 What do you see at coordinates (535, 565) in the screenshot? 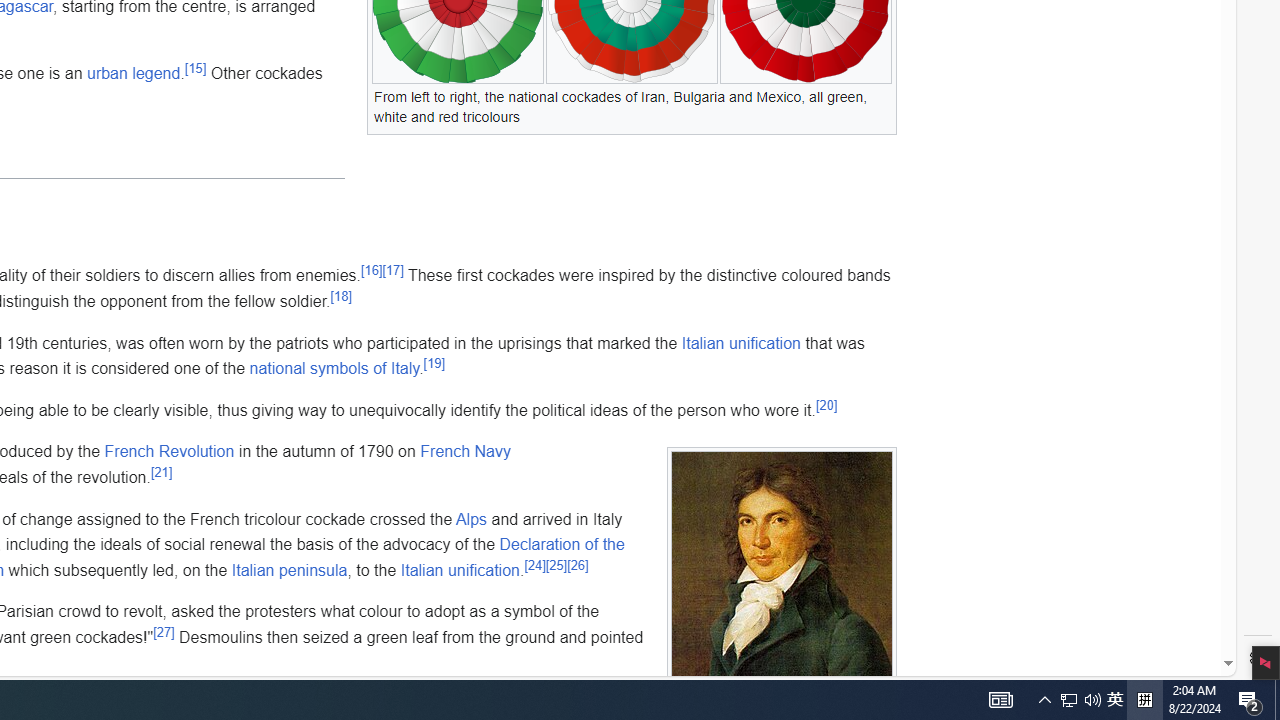
I see `'[24]'` at bounding box center [535, 565].